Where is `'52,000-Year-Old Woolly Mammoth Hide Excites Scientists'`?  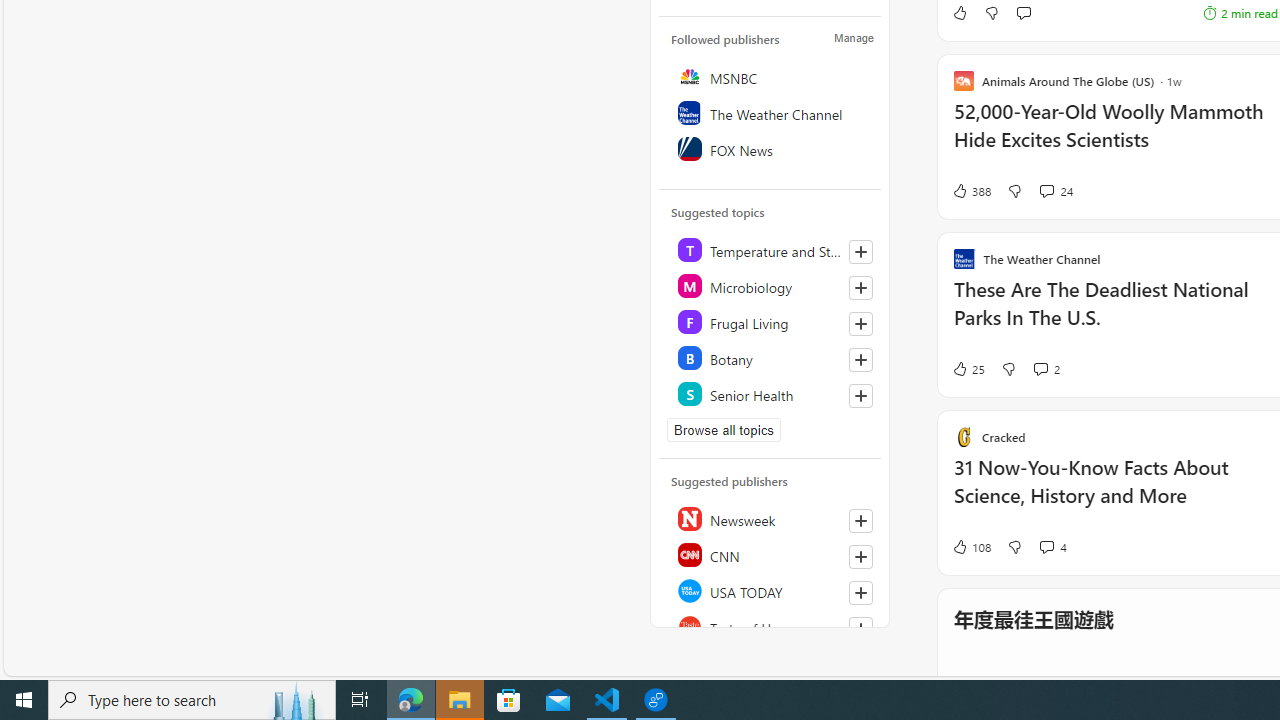
'52,000-Year-Old Woolly Mammoth Hide Excites Scientists' is located at coordinates (1114, 135).